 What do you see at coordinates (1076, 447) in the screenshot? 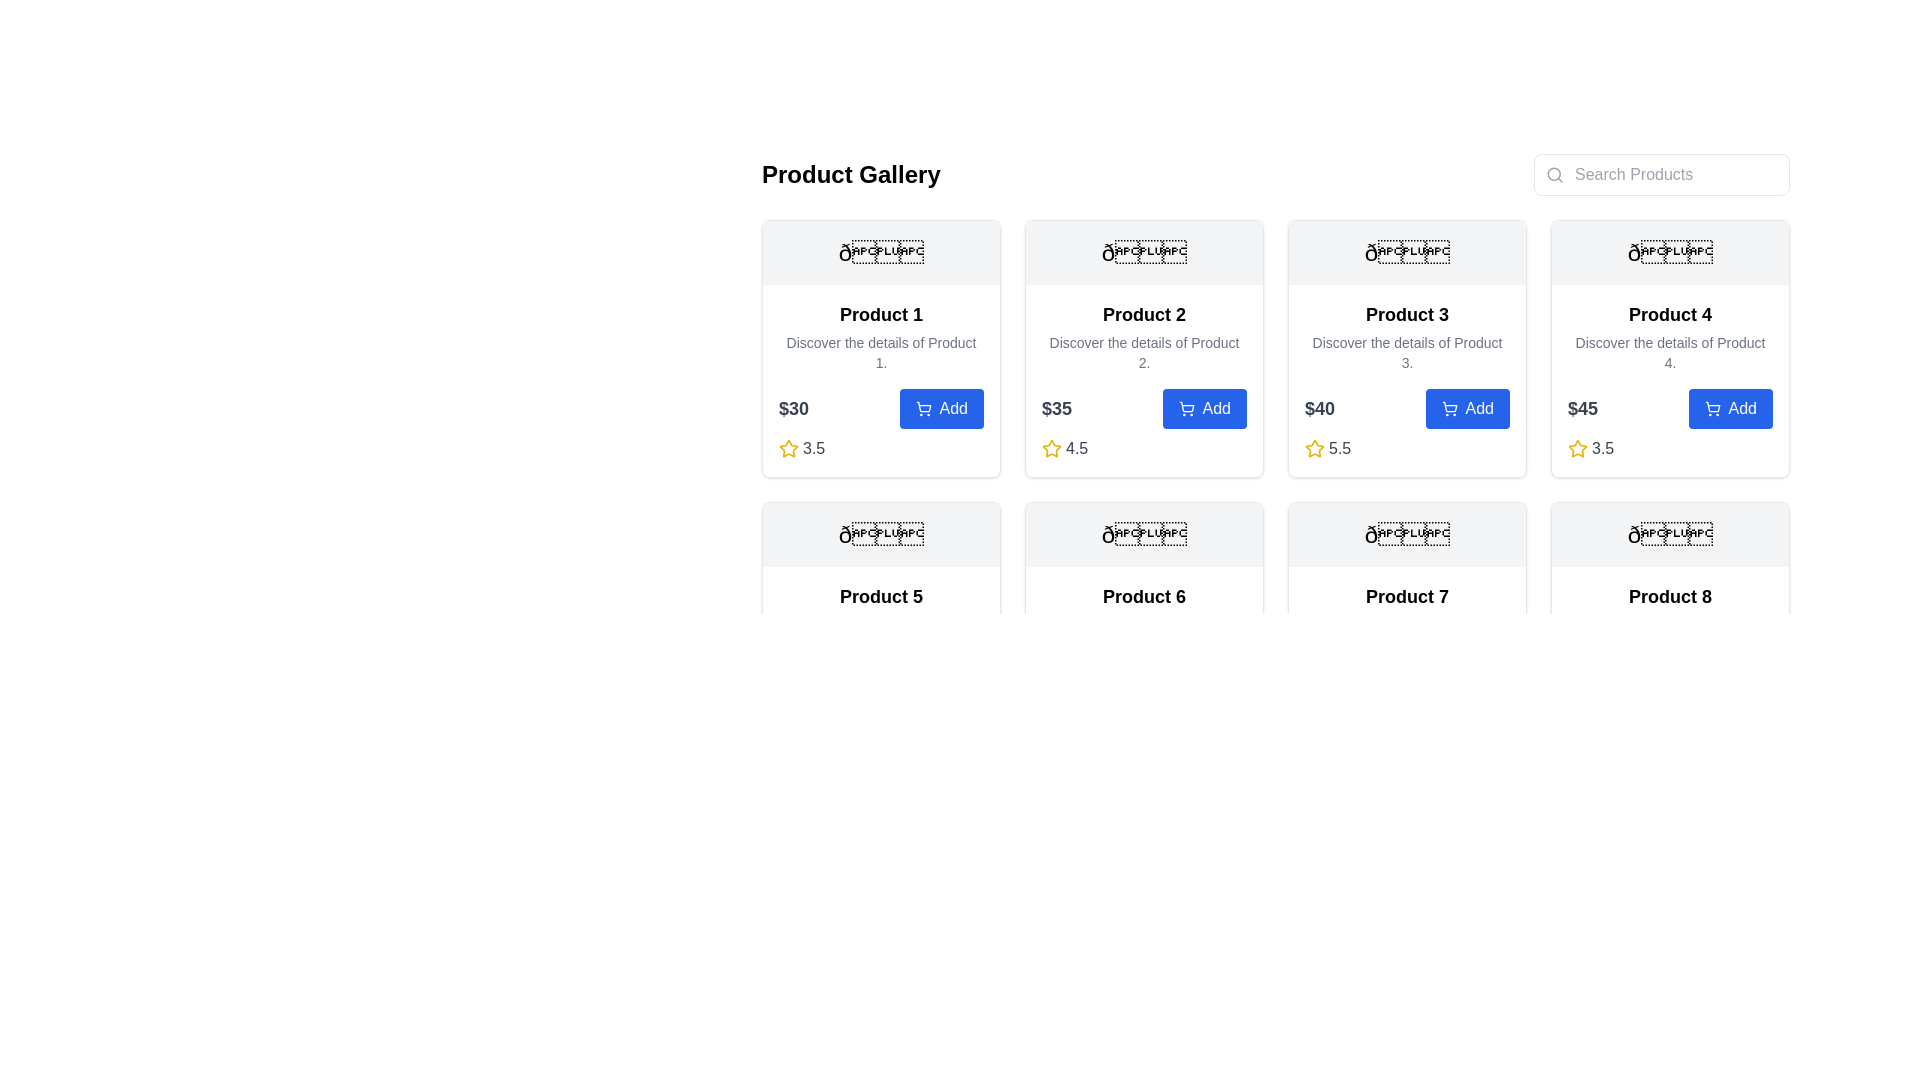
I see `numerical rating displayed for 'Product 2' located in the second card from the left in the first row of the product grid, positioned to the right of the yellow star icon` at bounding box center [1076, 447].